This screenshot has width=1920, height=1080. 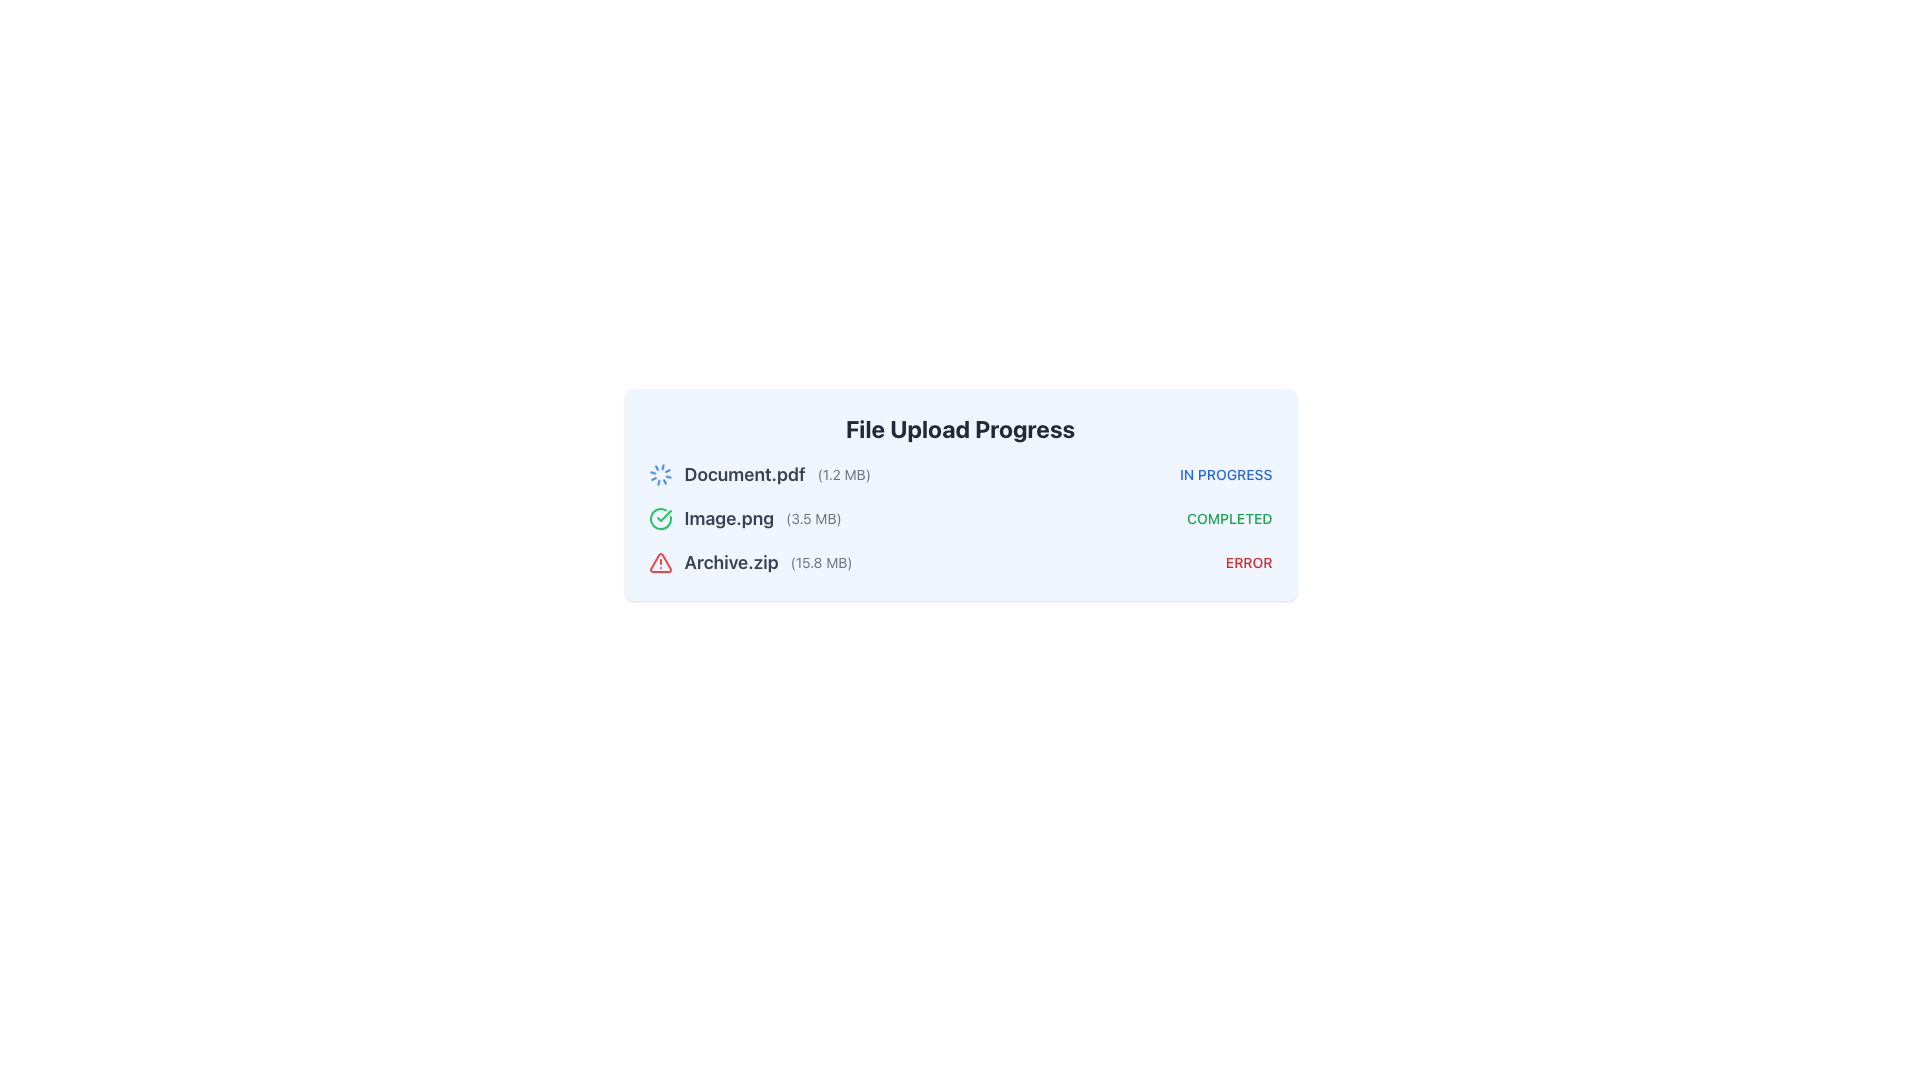 What do you see at coordinates (660, 474) in the screenshot?
I see `the Loader/Progress Animation Icon, a spinner composed of light blue lines indicating file upload activity, located to the left of 'Document.pdf (1.2 MB)'` at bounding box center [660, 474].